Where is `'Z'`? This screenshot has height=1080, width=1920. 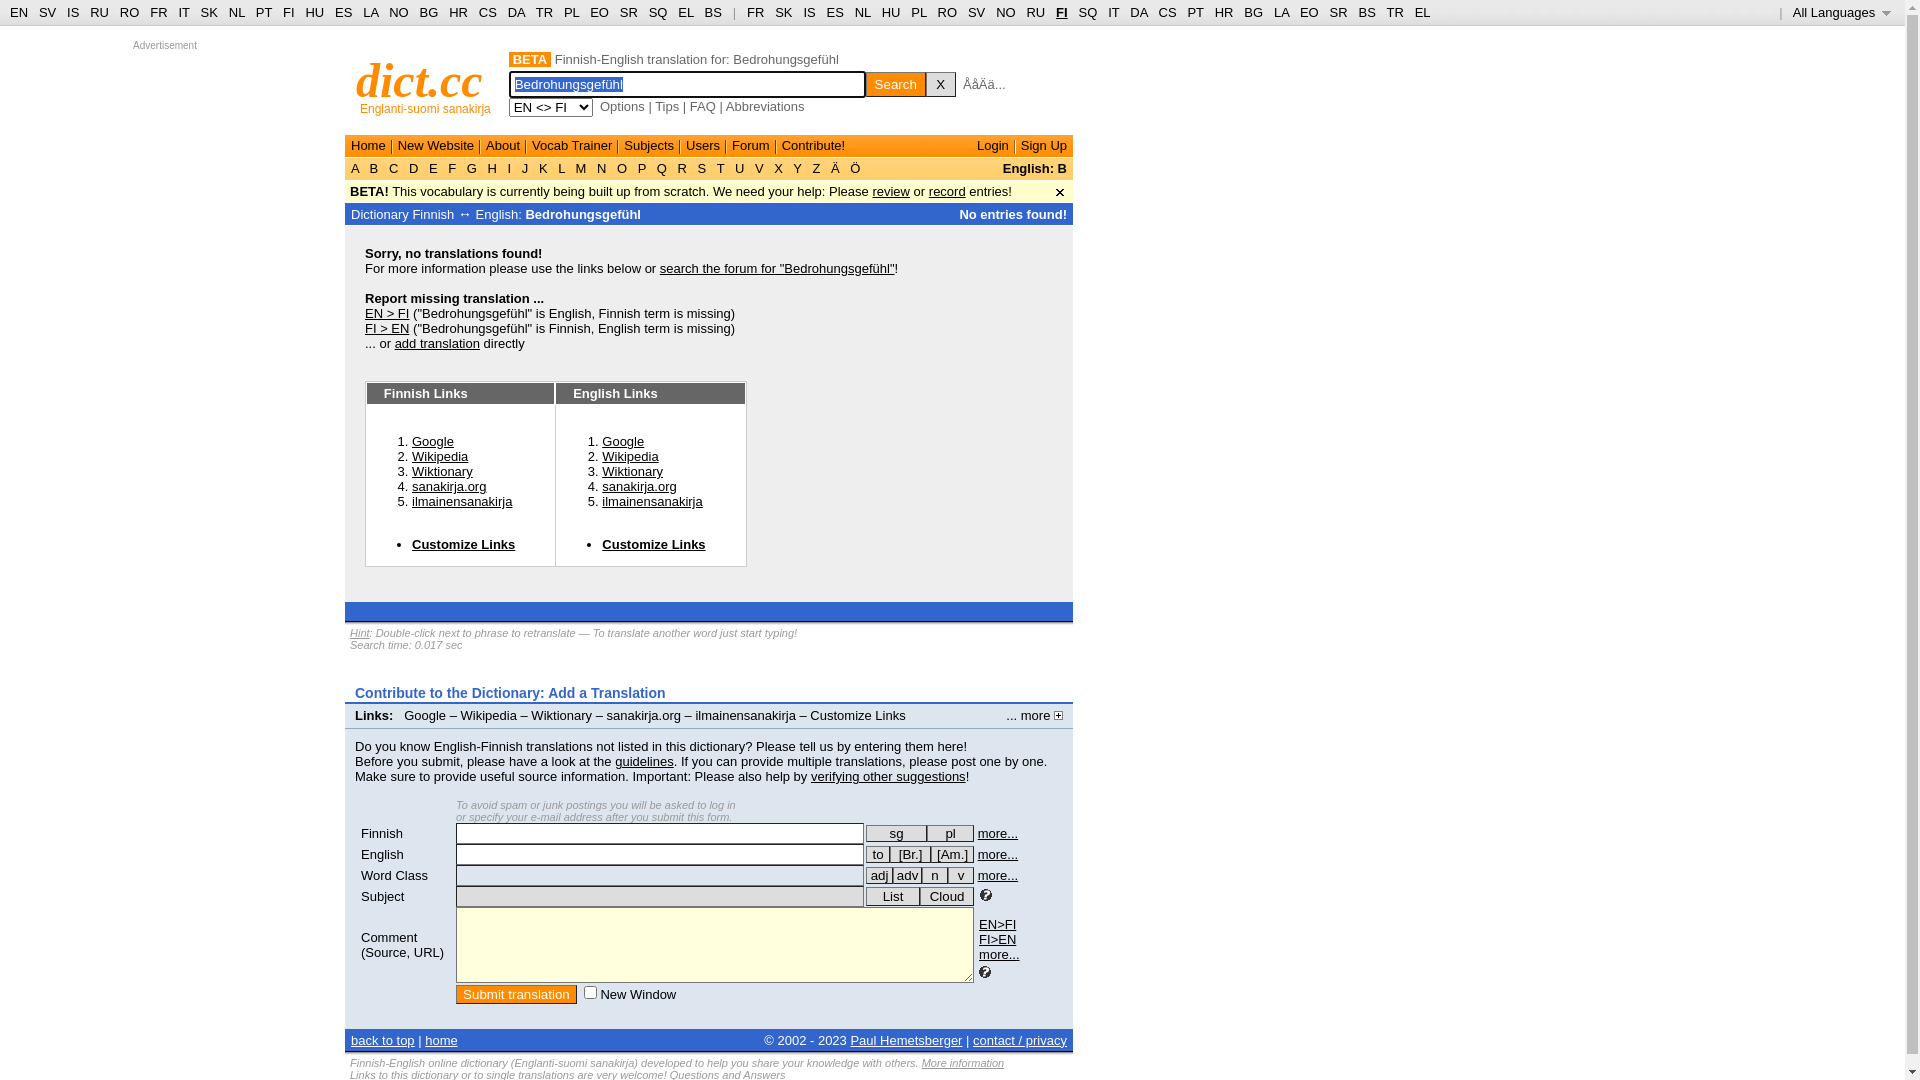
'Z' is located at coordinates (816, 167).